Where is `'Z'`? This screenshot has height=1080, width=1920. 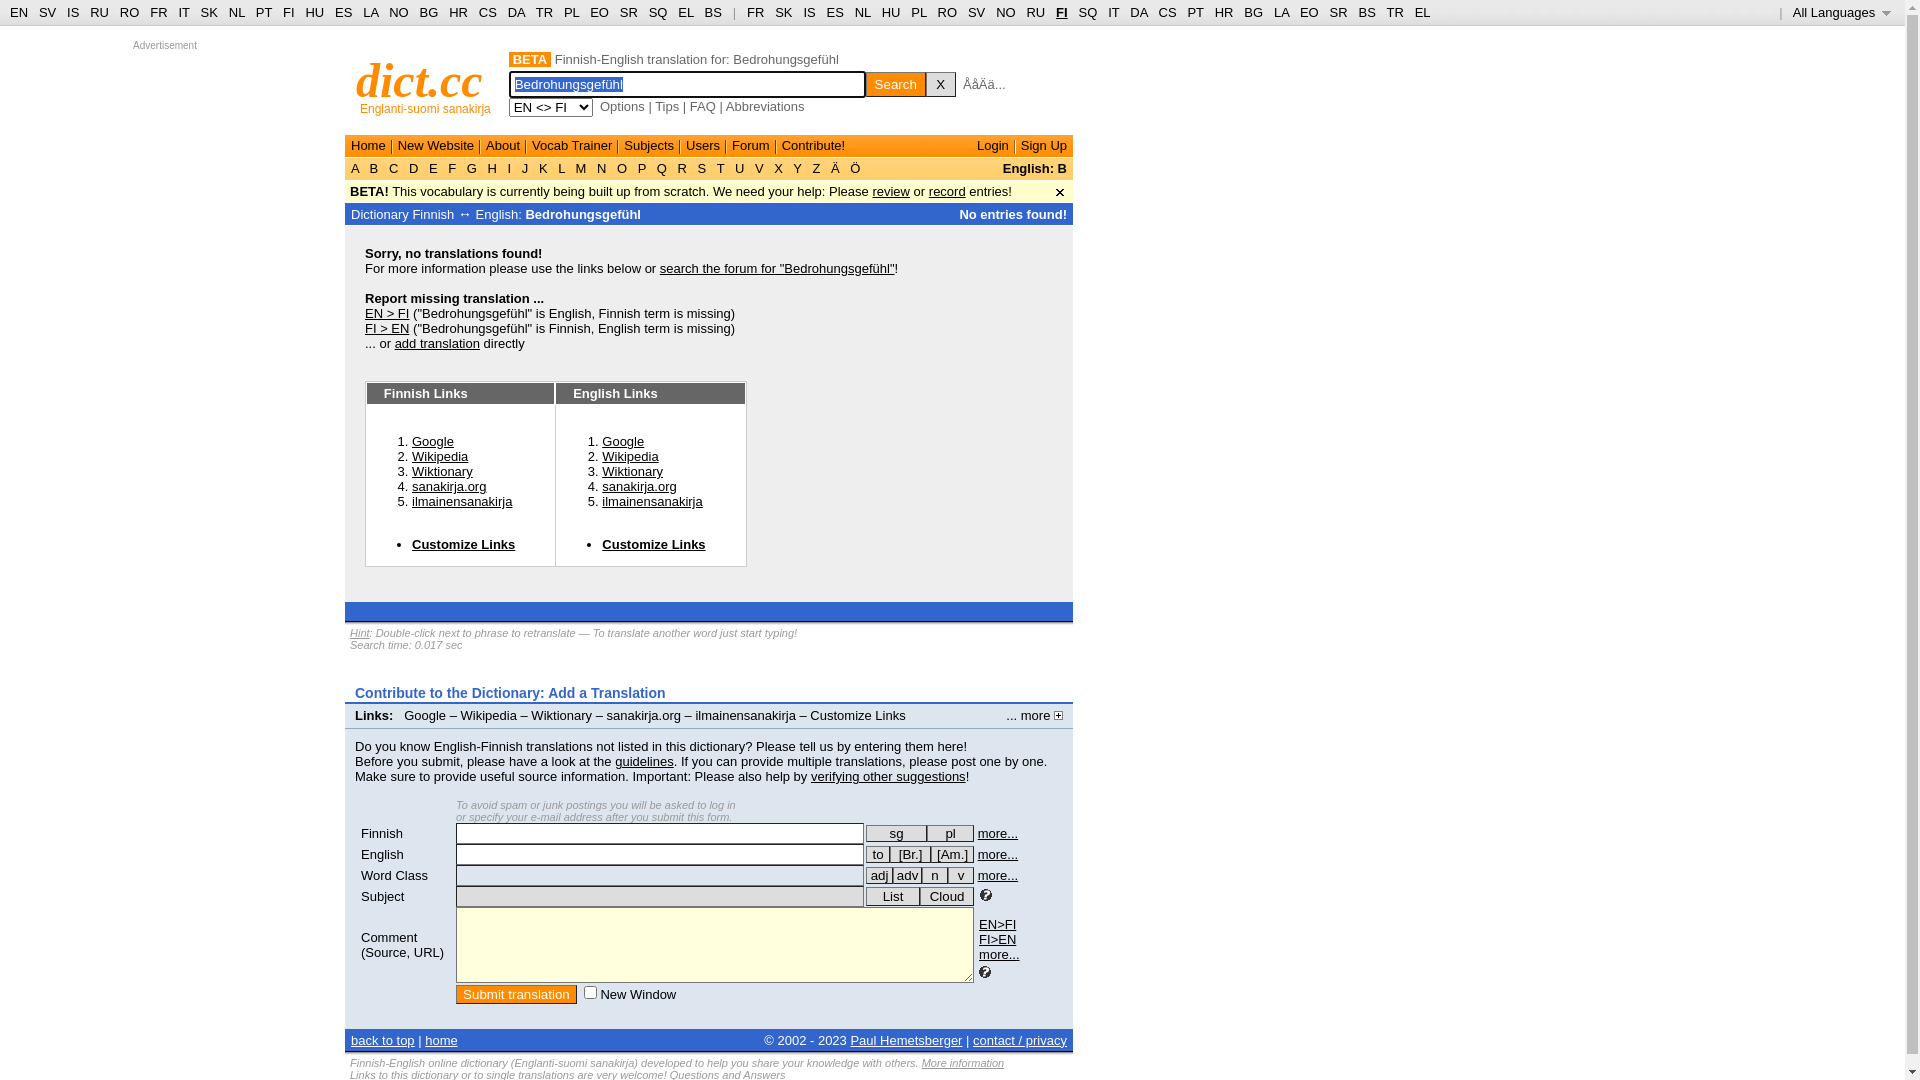
'Z' is located at coordinates (816, 167).